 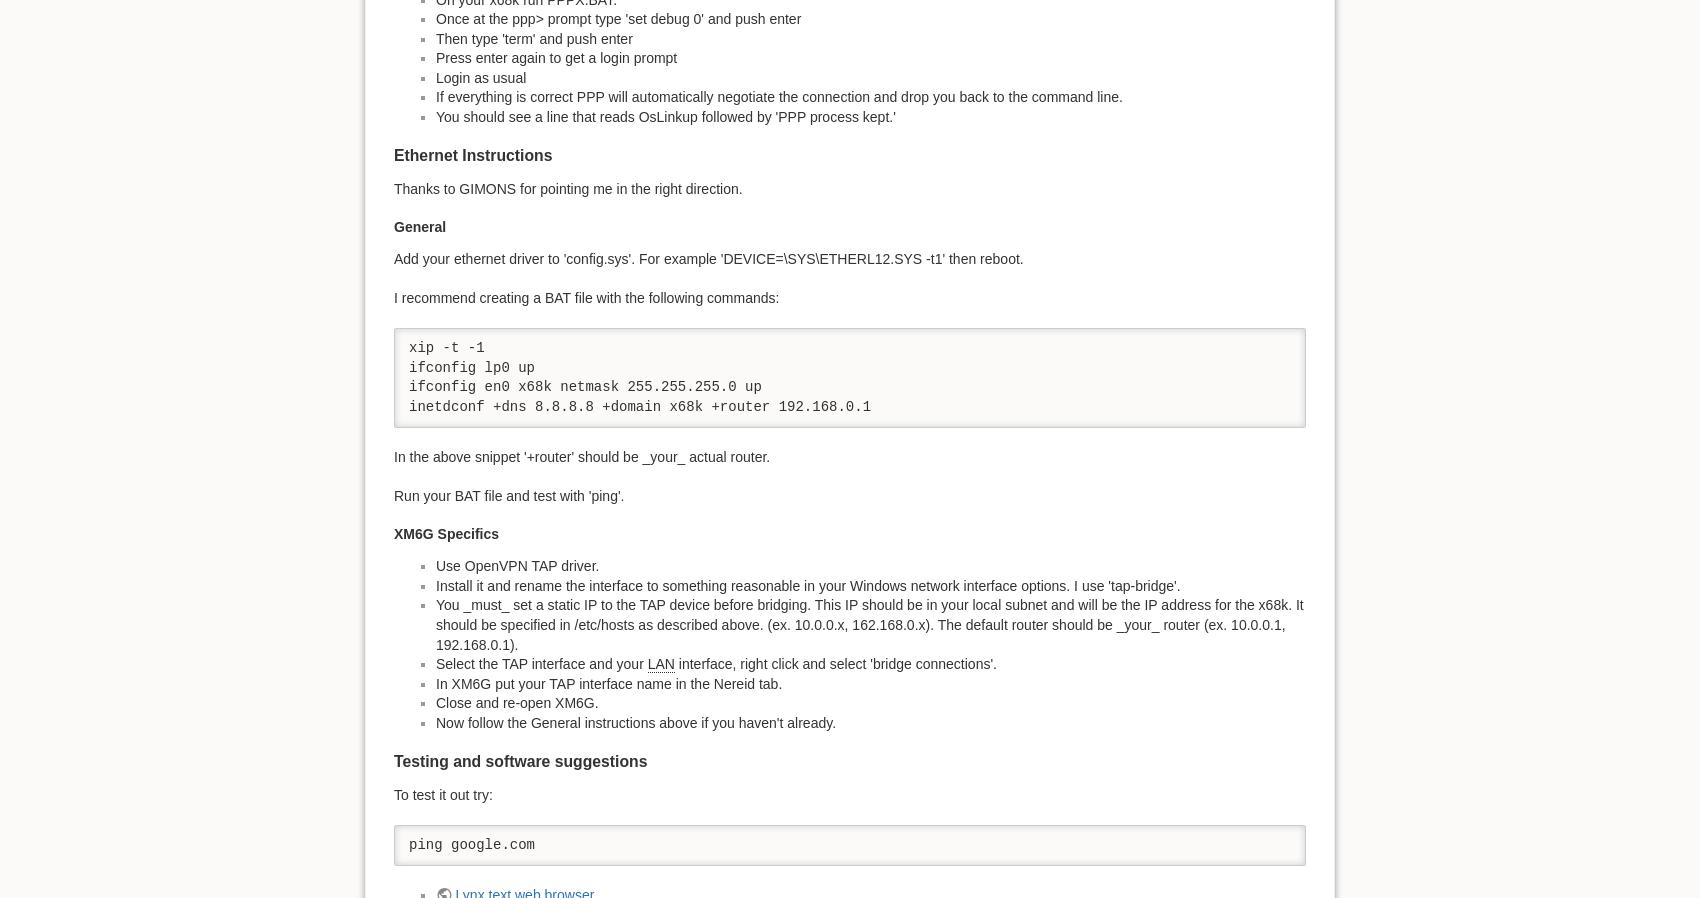 What do you see at coordinates (436, 116) in the screenshot?
I see `'You should see a line that reads OsLinkup followed by 'PPP process kept.''` at bounding box center [436, 116].